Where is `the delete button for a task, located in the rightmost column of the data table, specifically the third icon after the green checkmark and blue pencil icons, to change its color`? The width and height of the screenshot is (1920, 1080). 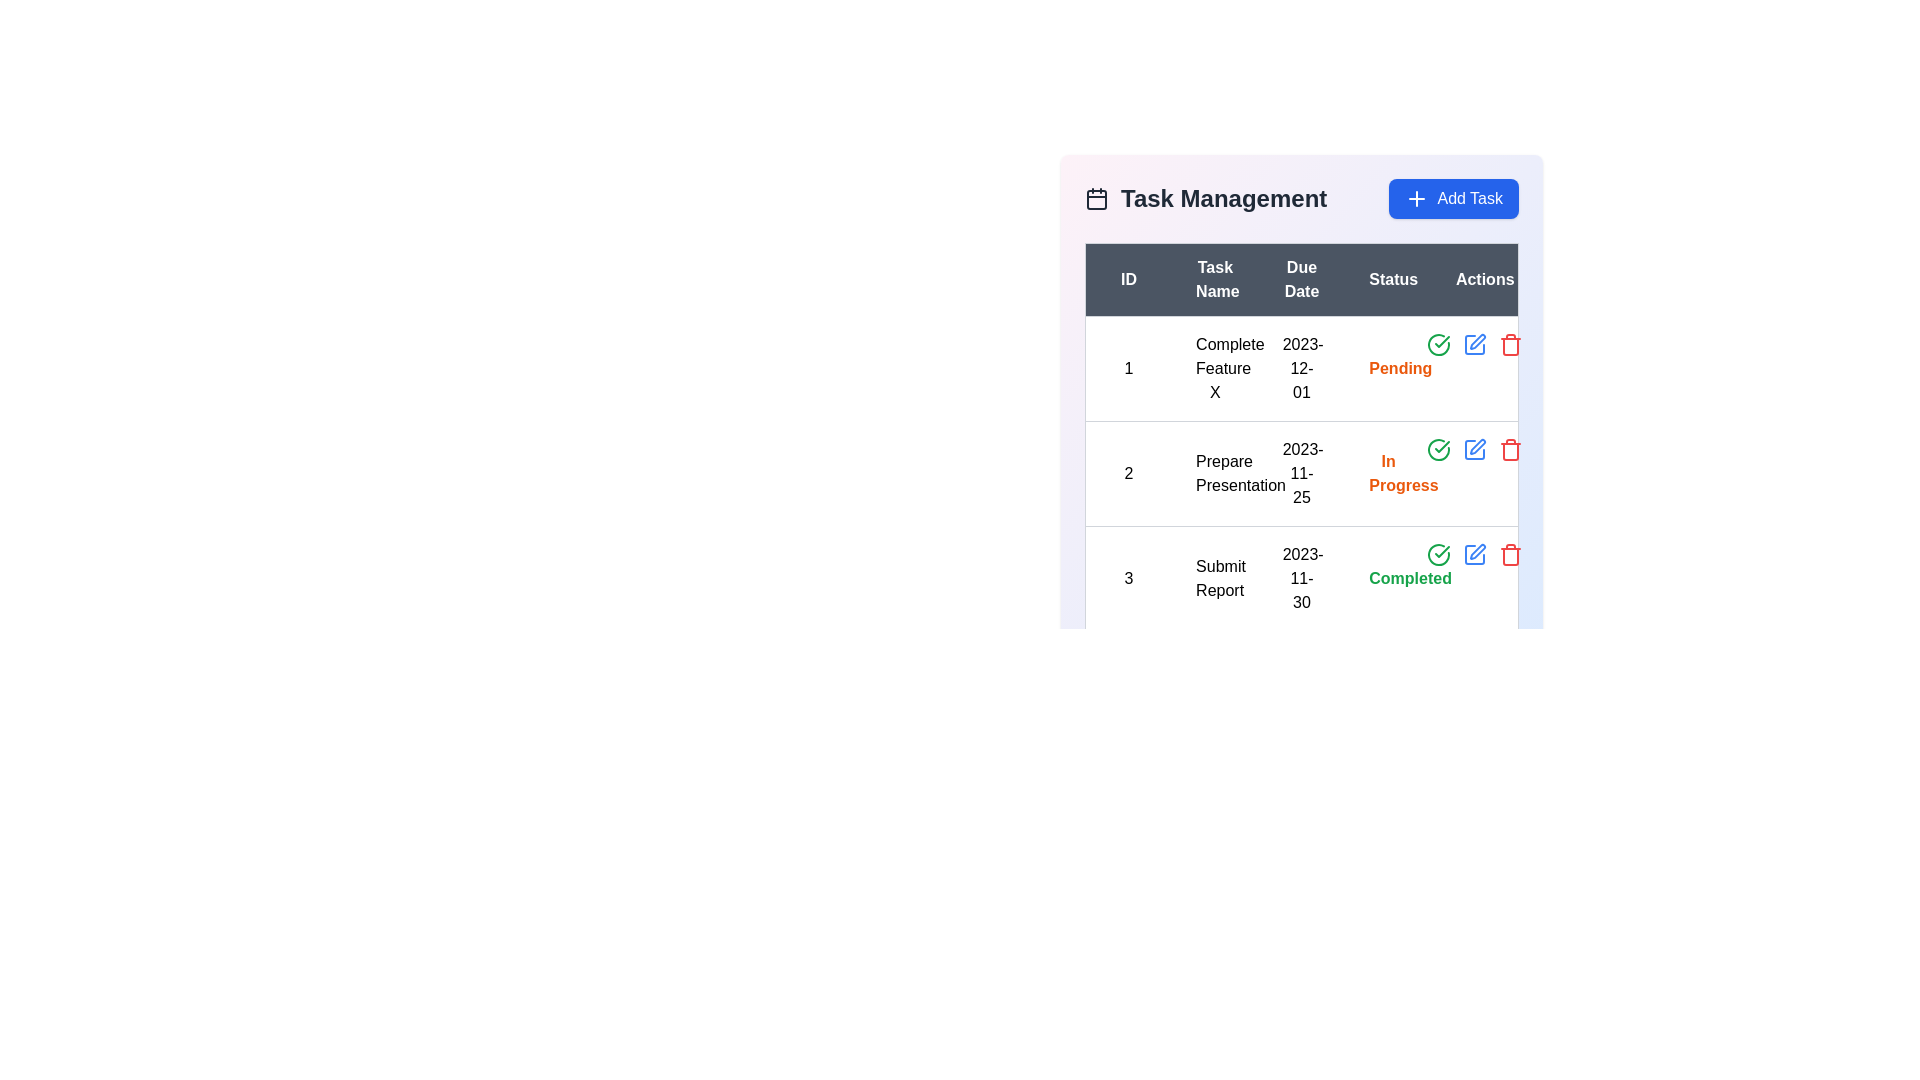
the delete button for a task, located in the rightmost column of the data table, specifically the third icon after the green checkmark and blue pencil icons, to change its color is located at coordinates (1510, 343).